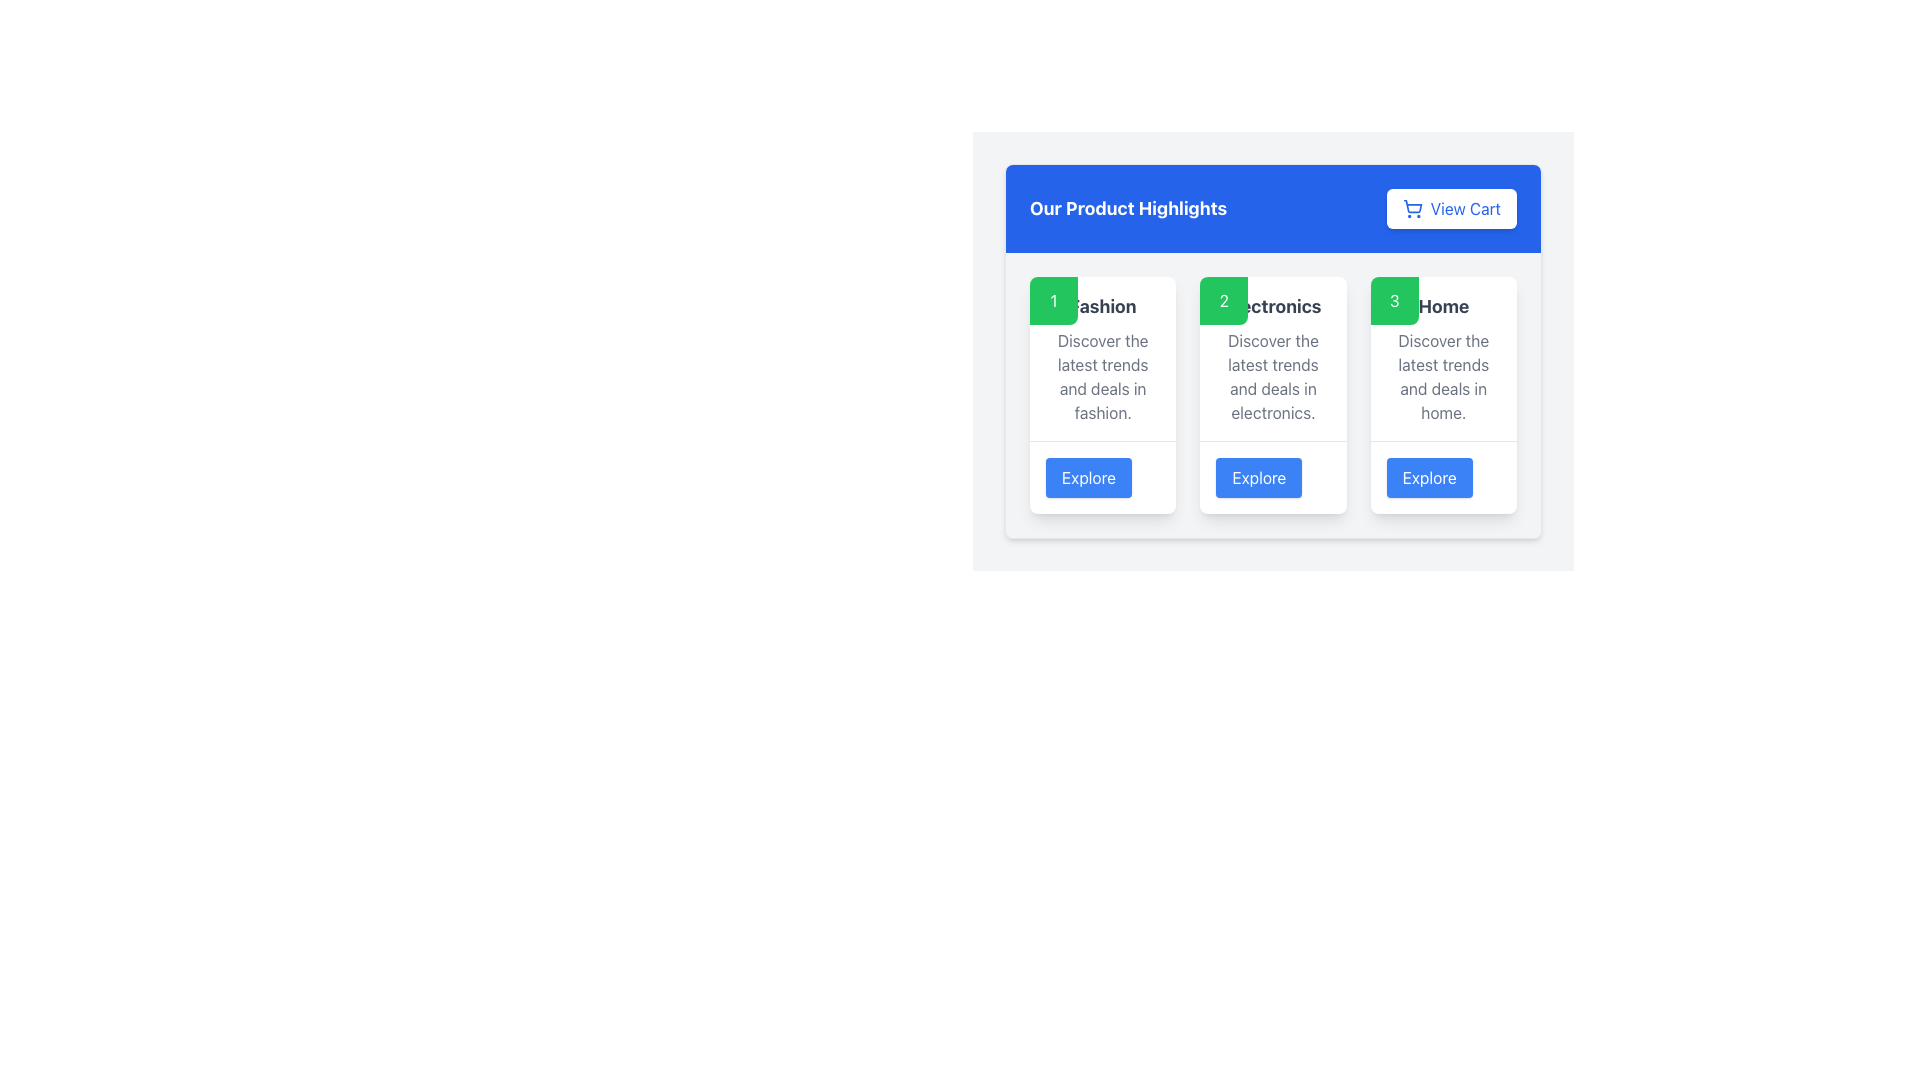 The width and height of the screenshot is (1920, 1080). I want to click on the keyboard on the 'Explore' button with blue background and white text, located at the bottom of the first card, so click(1088, 478).